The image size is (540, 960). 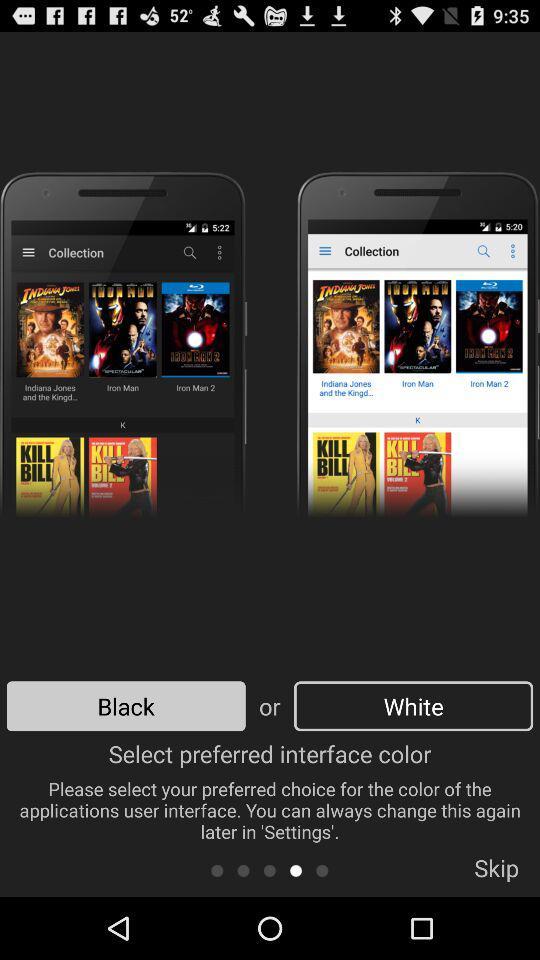 What do you see at coordinates (126, 706) in the screenshot?
I see `the app above the select preferred interface app` at bounding box center [126, 706].